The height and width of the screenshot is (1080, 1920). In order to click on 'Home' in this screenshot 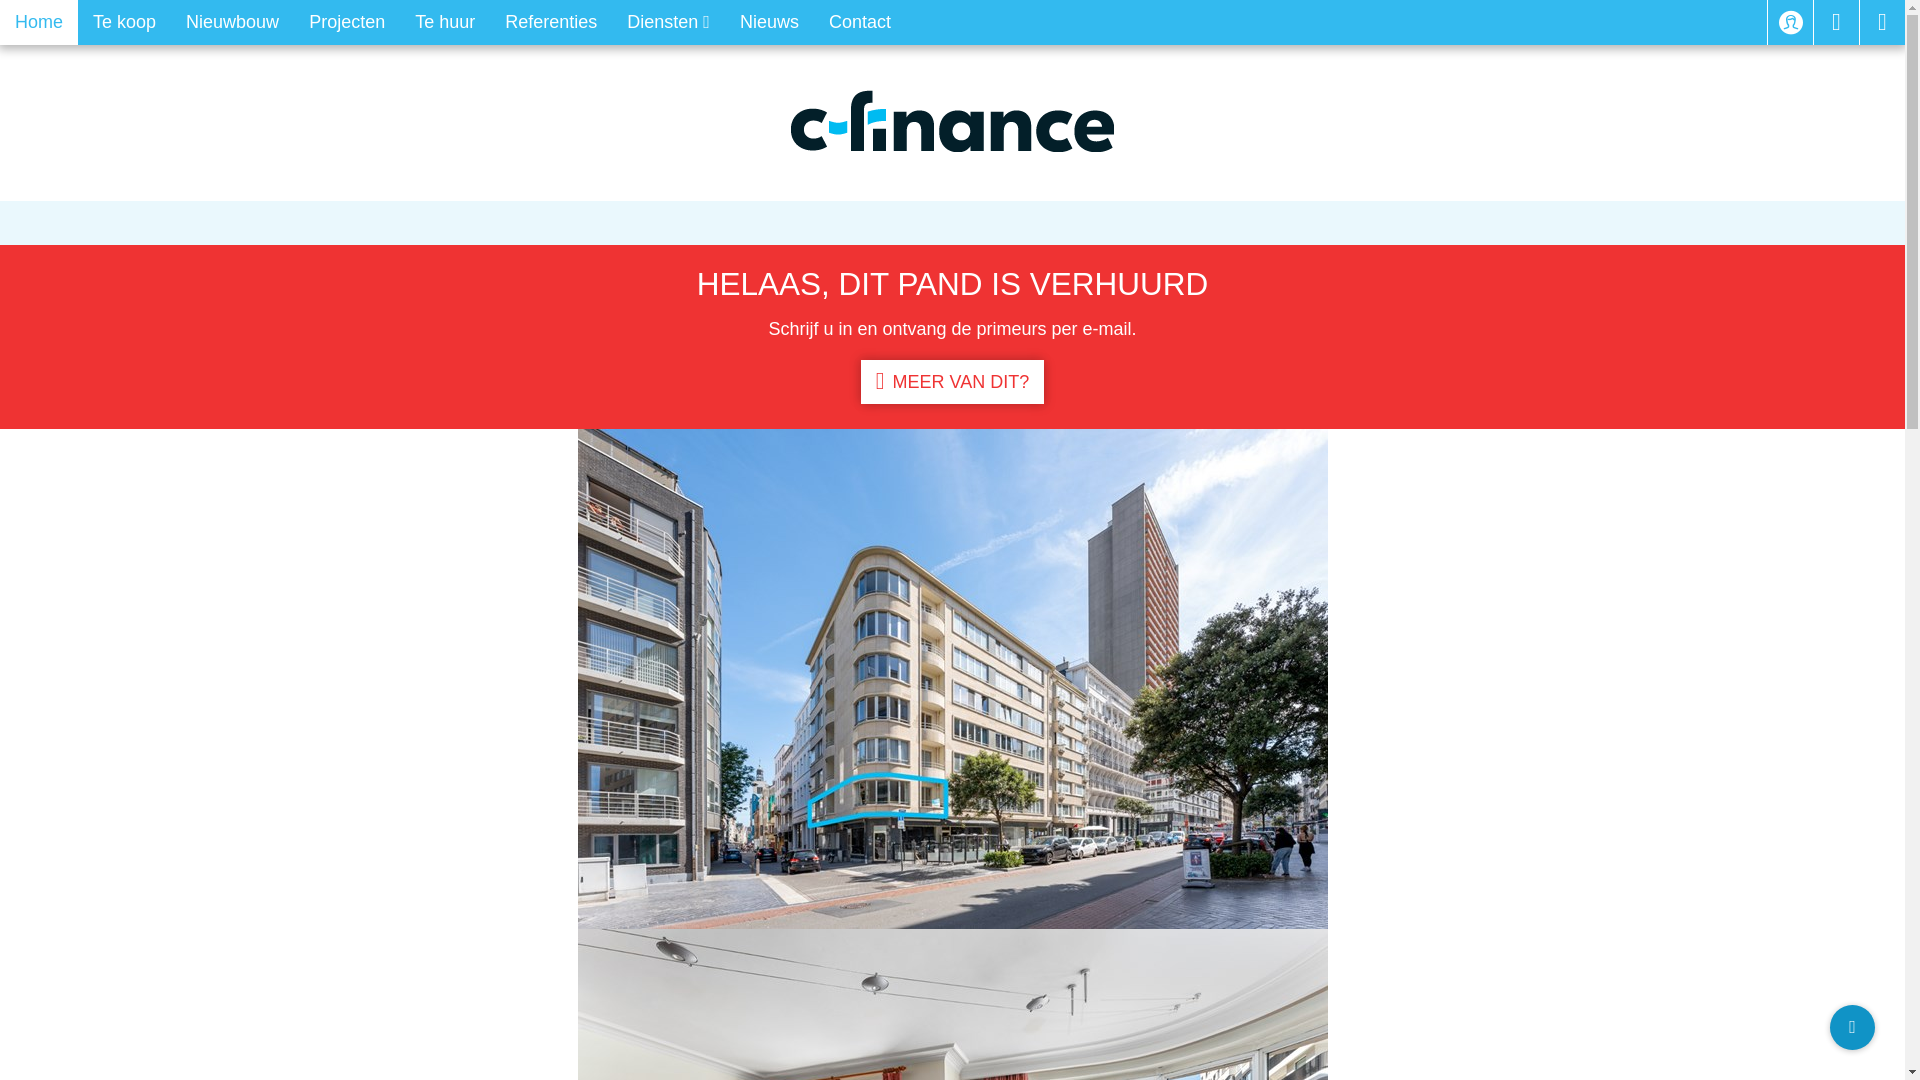, I will do `click(38, 22)`.